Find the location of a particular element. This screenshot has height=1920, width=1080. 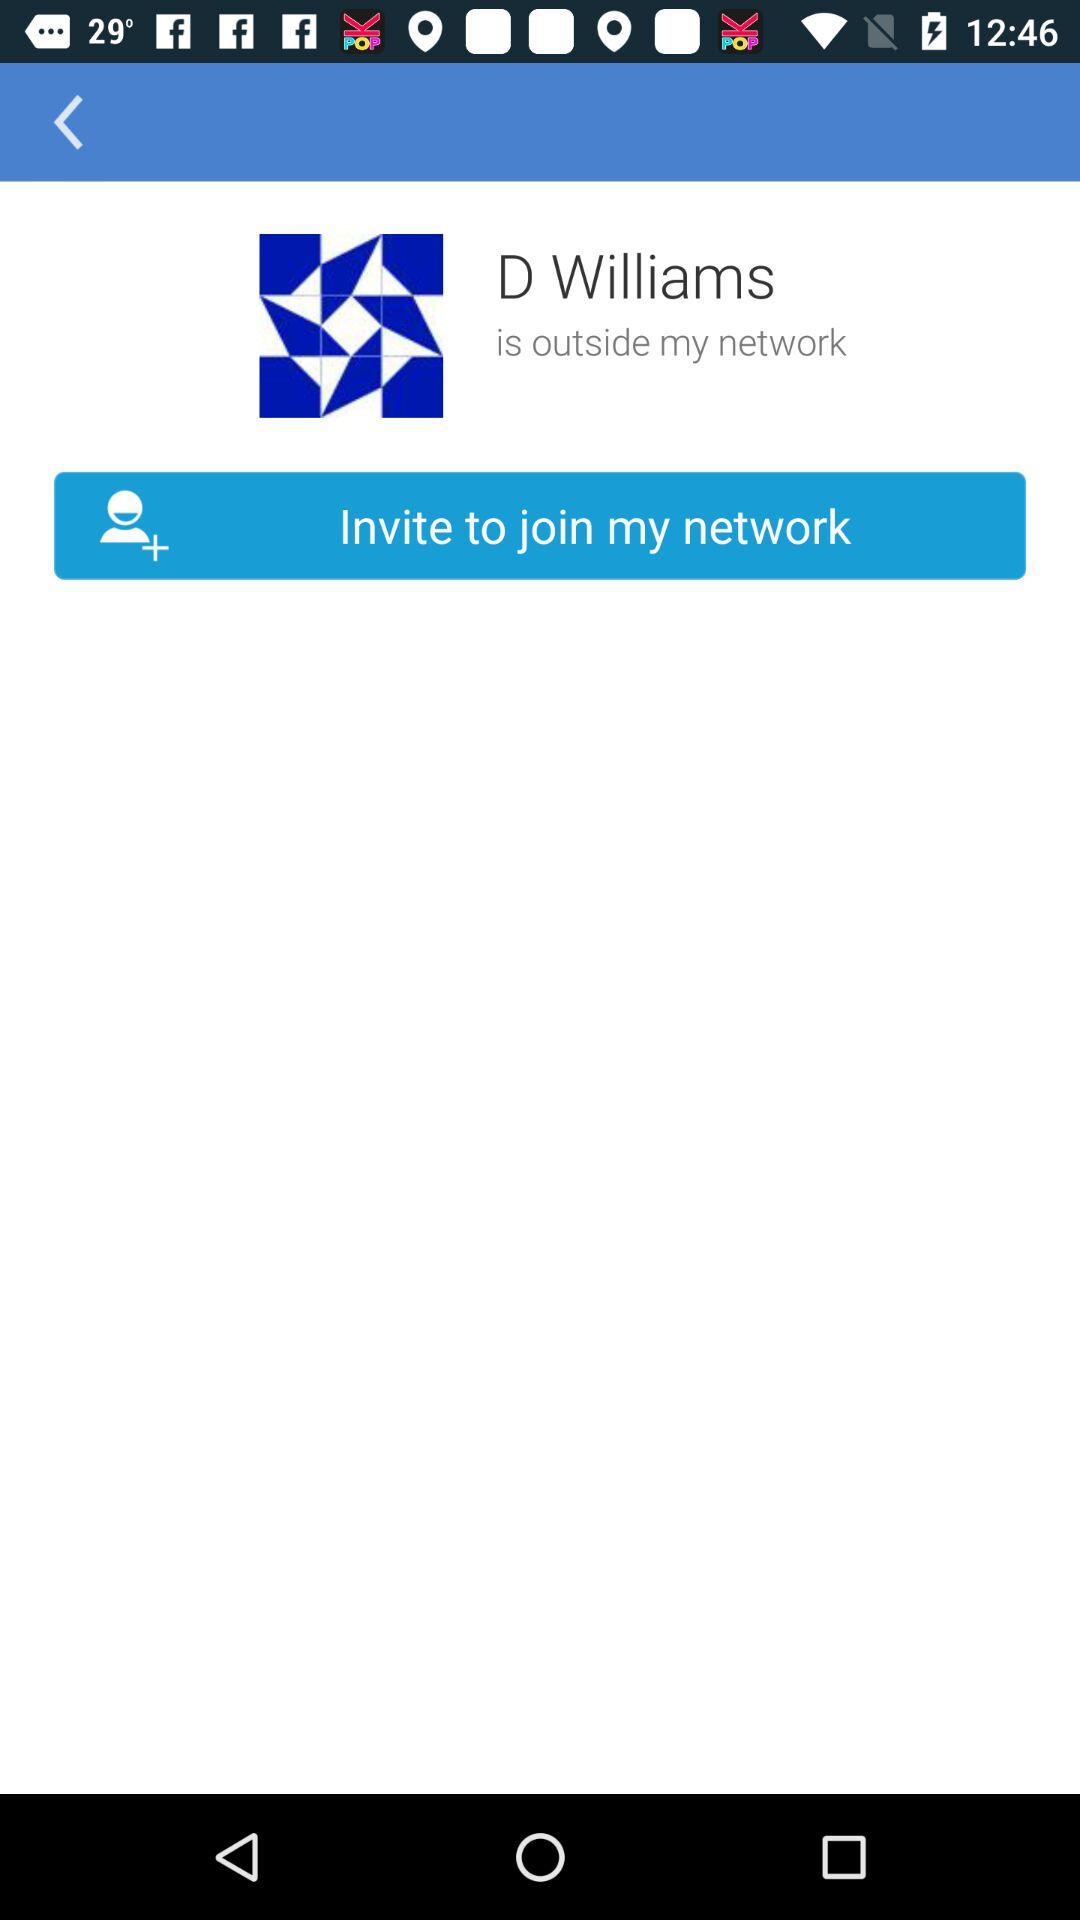

the invite to join is located at coordinates (540, 525).